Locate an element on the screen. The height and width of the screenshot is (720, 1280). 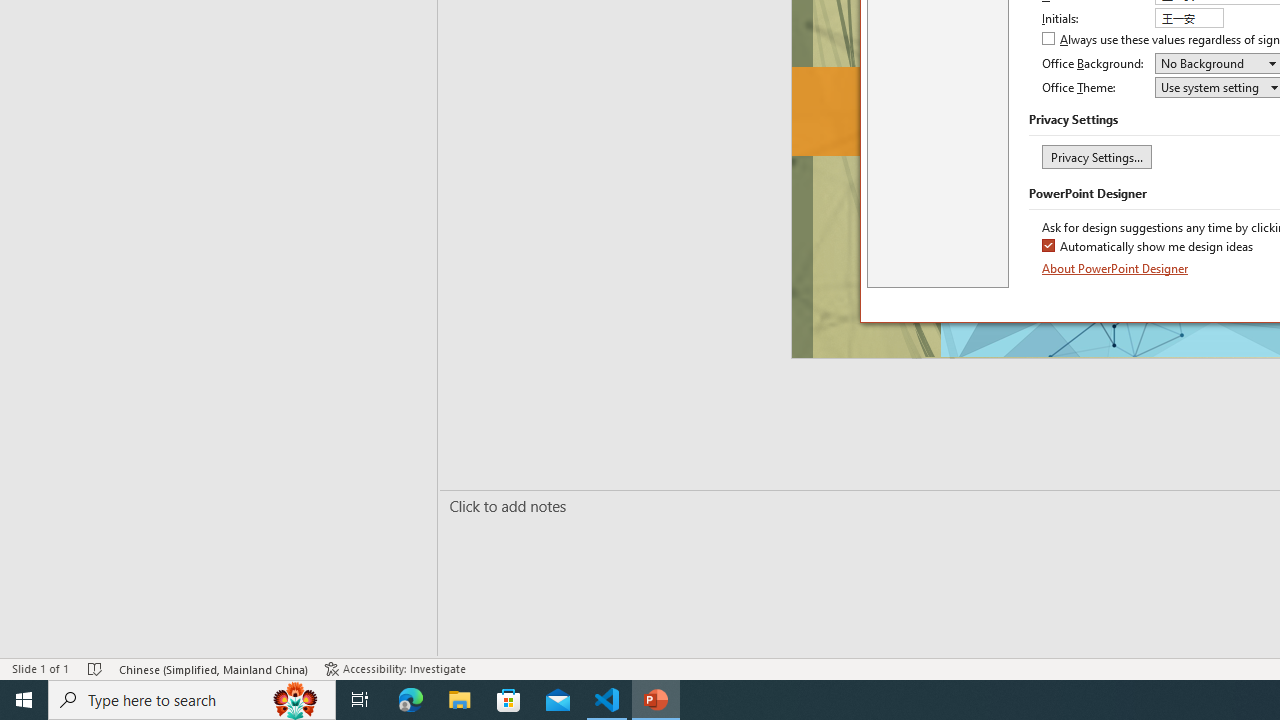
'Privacy Settings...' is located at coordinates (1095, 155).